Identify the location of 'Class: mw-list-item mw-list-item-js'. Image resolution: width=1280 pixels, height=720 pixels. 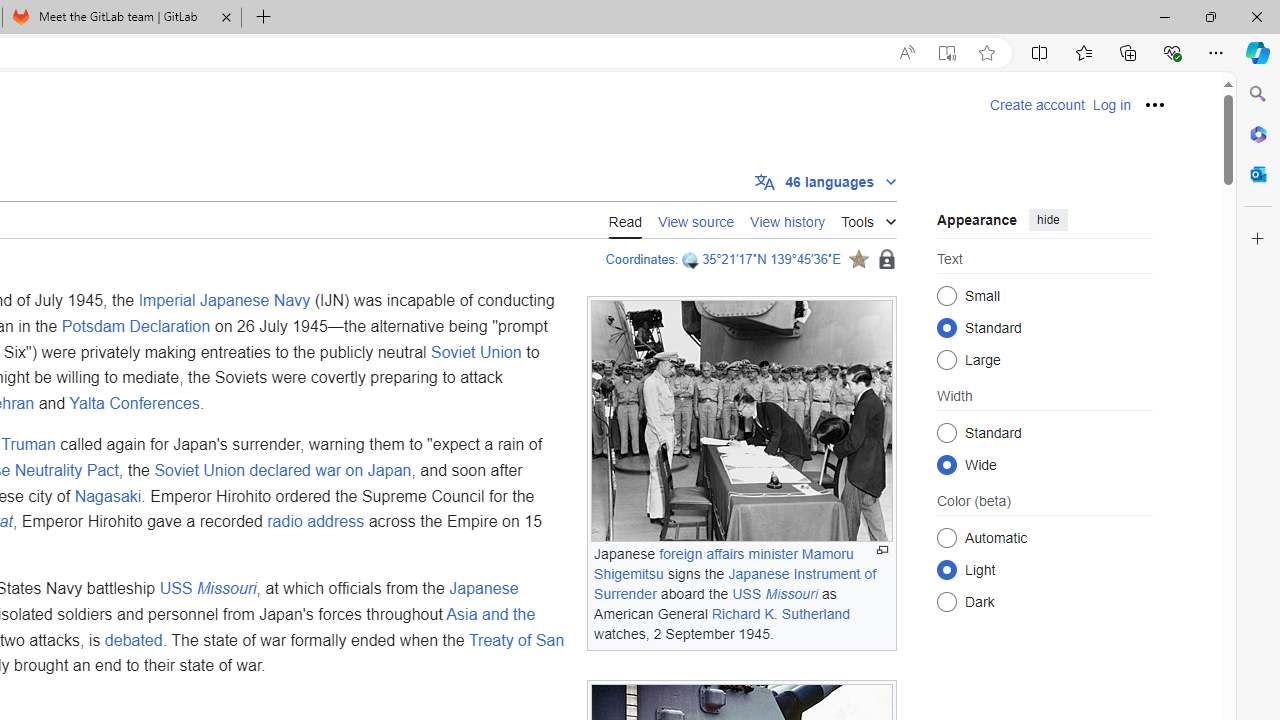
(1044, 569).